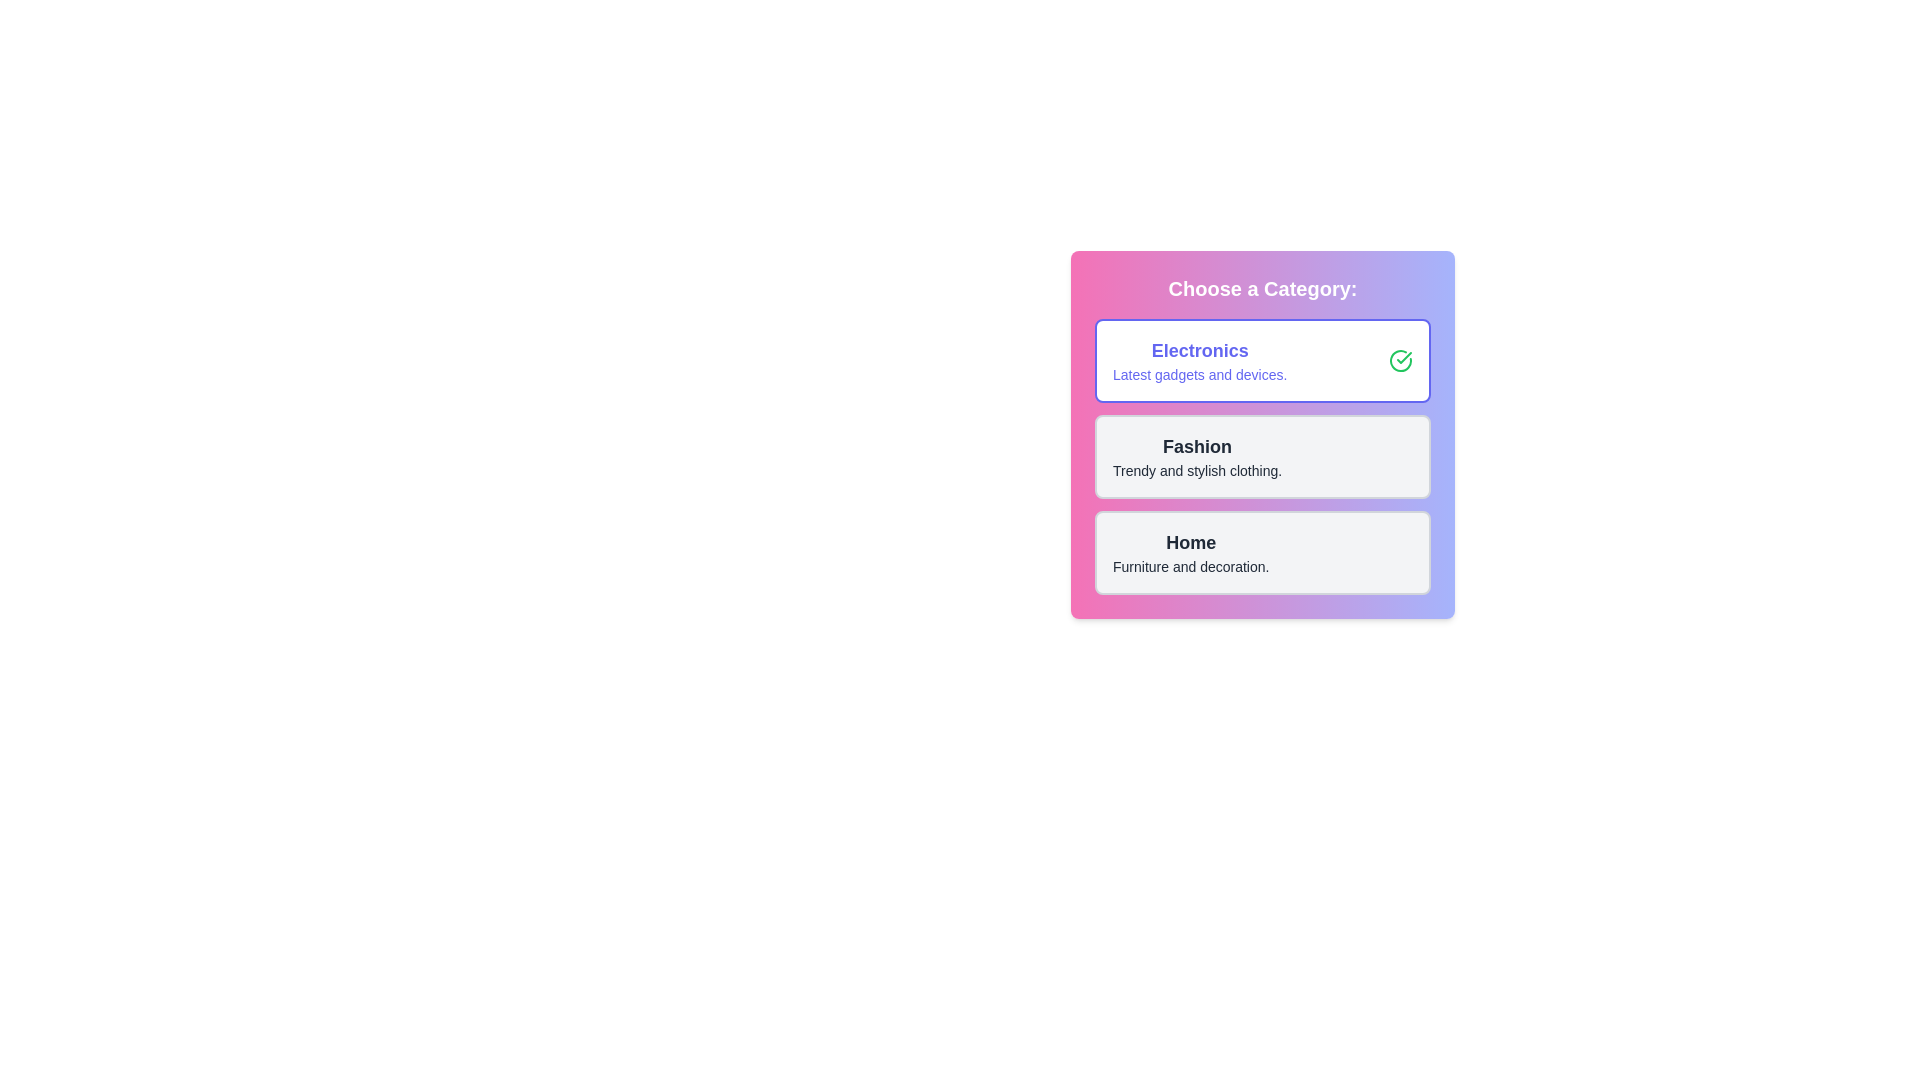 The image size is (1920, 1080). Describe the element at coordinates (1261, 361) in the screenshot. I see `the first selectable item labeled 'Electronics' in the 'Choose a Category:' list` at that location.